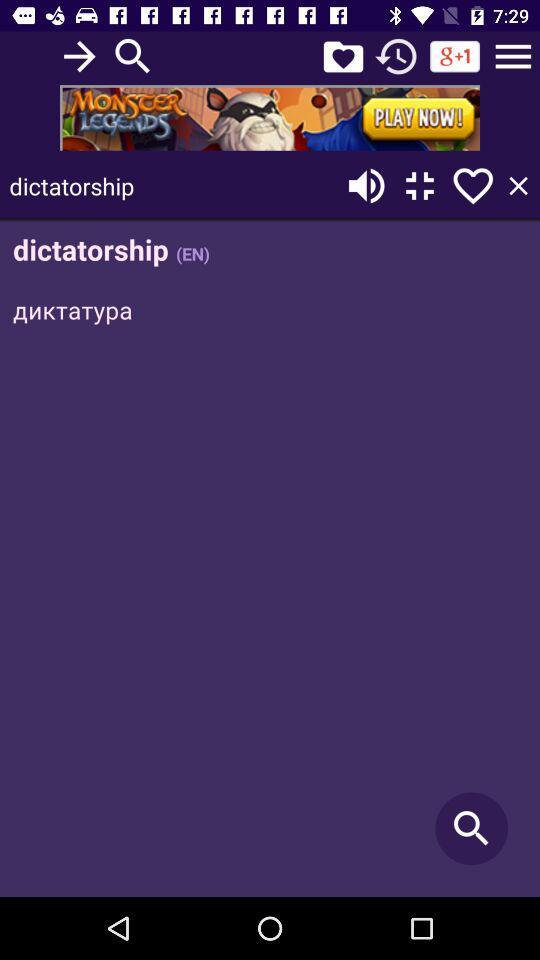  Describe the element at coordinates (78, 55) in the screenshot. I see `the arrow_forward icon` at that location.